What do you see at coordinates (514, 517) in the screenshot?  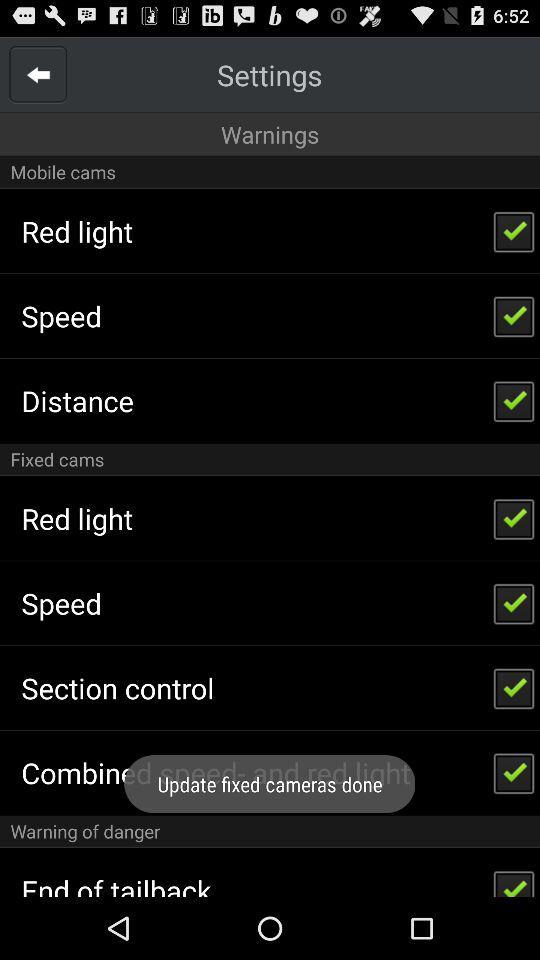 I see `the fourth check box button in the page` at bounding box center [514, 517].